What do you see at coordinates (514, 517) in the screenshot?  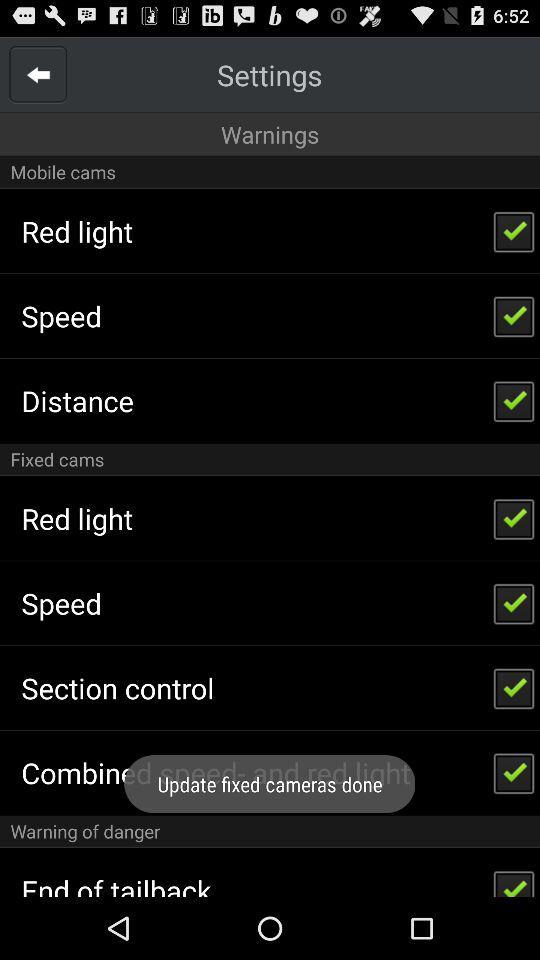 I see `the fourth check box button in the page` at bounding box center [514, 517].